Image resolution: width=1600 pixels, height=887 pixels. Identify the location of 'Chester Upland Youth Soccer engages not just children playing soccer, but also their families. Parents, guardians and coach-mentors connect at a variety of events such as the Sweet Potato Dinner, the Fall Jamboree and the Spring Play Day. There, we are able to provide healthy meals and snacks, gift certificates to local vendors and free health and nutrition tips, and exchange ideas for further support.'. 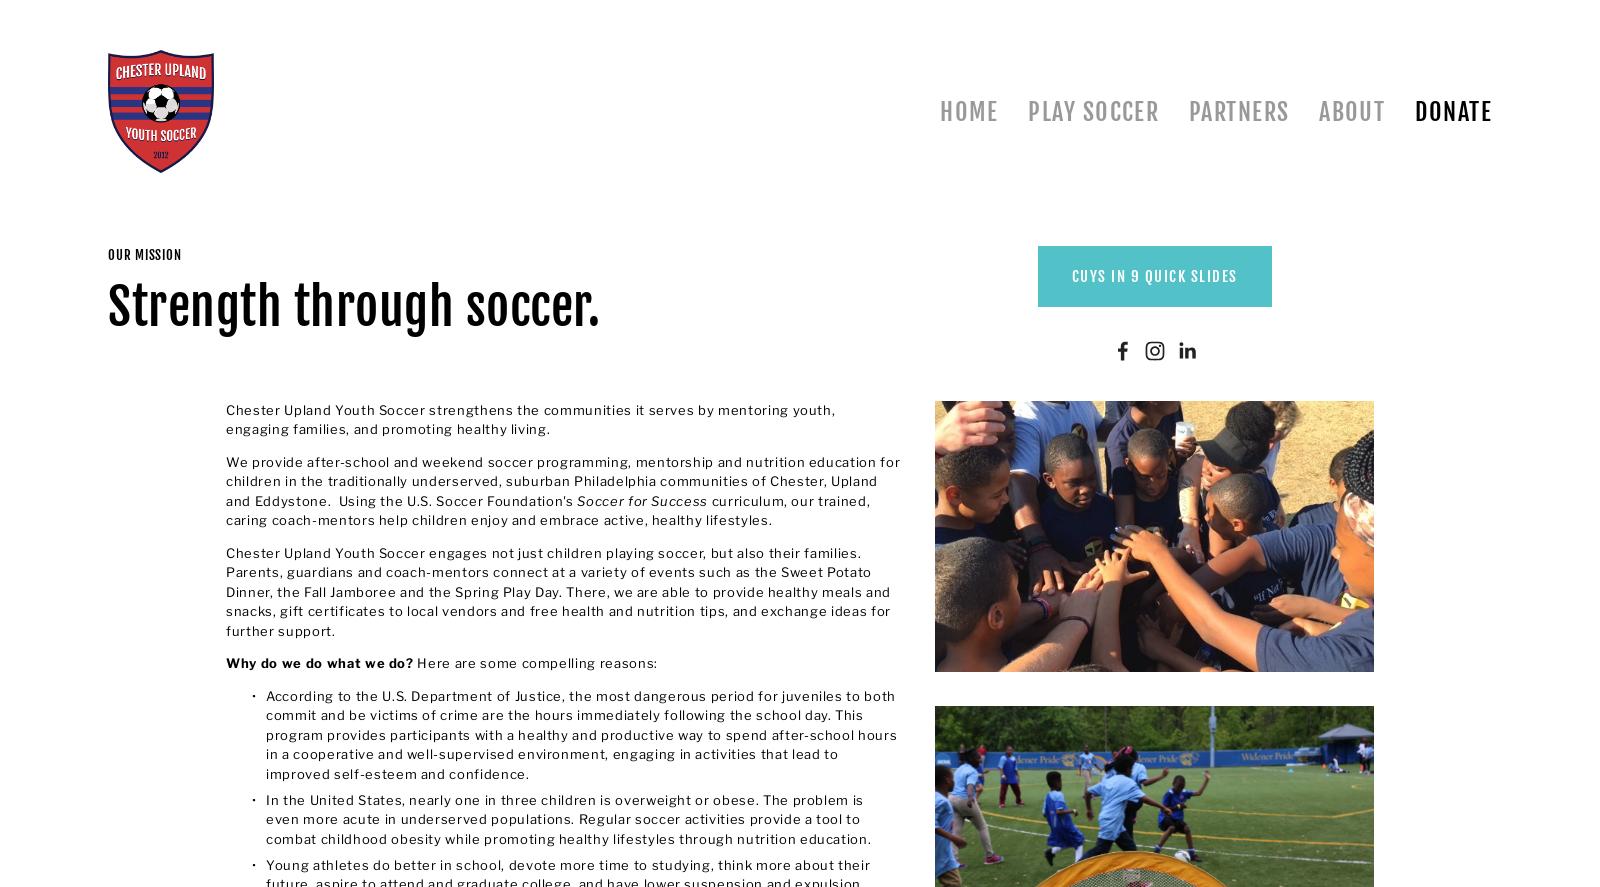
(225, 590).